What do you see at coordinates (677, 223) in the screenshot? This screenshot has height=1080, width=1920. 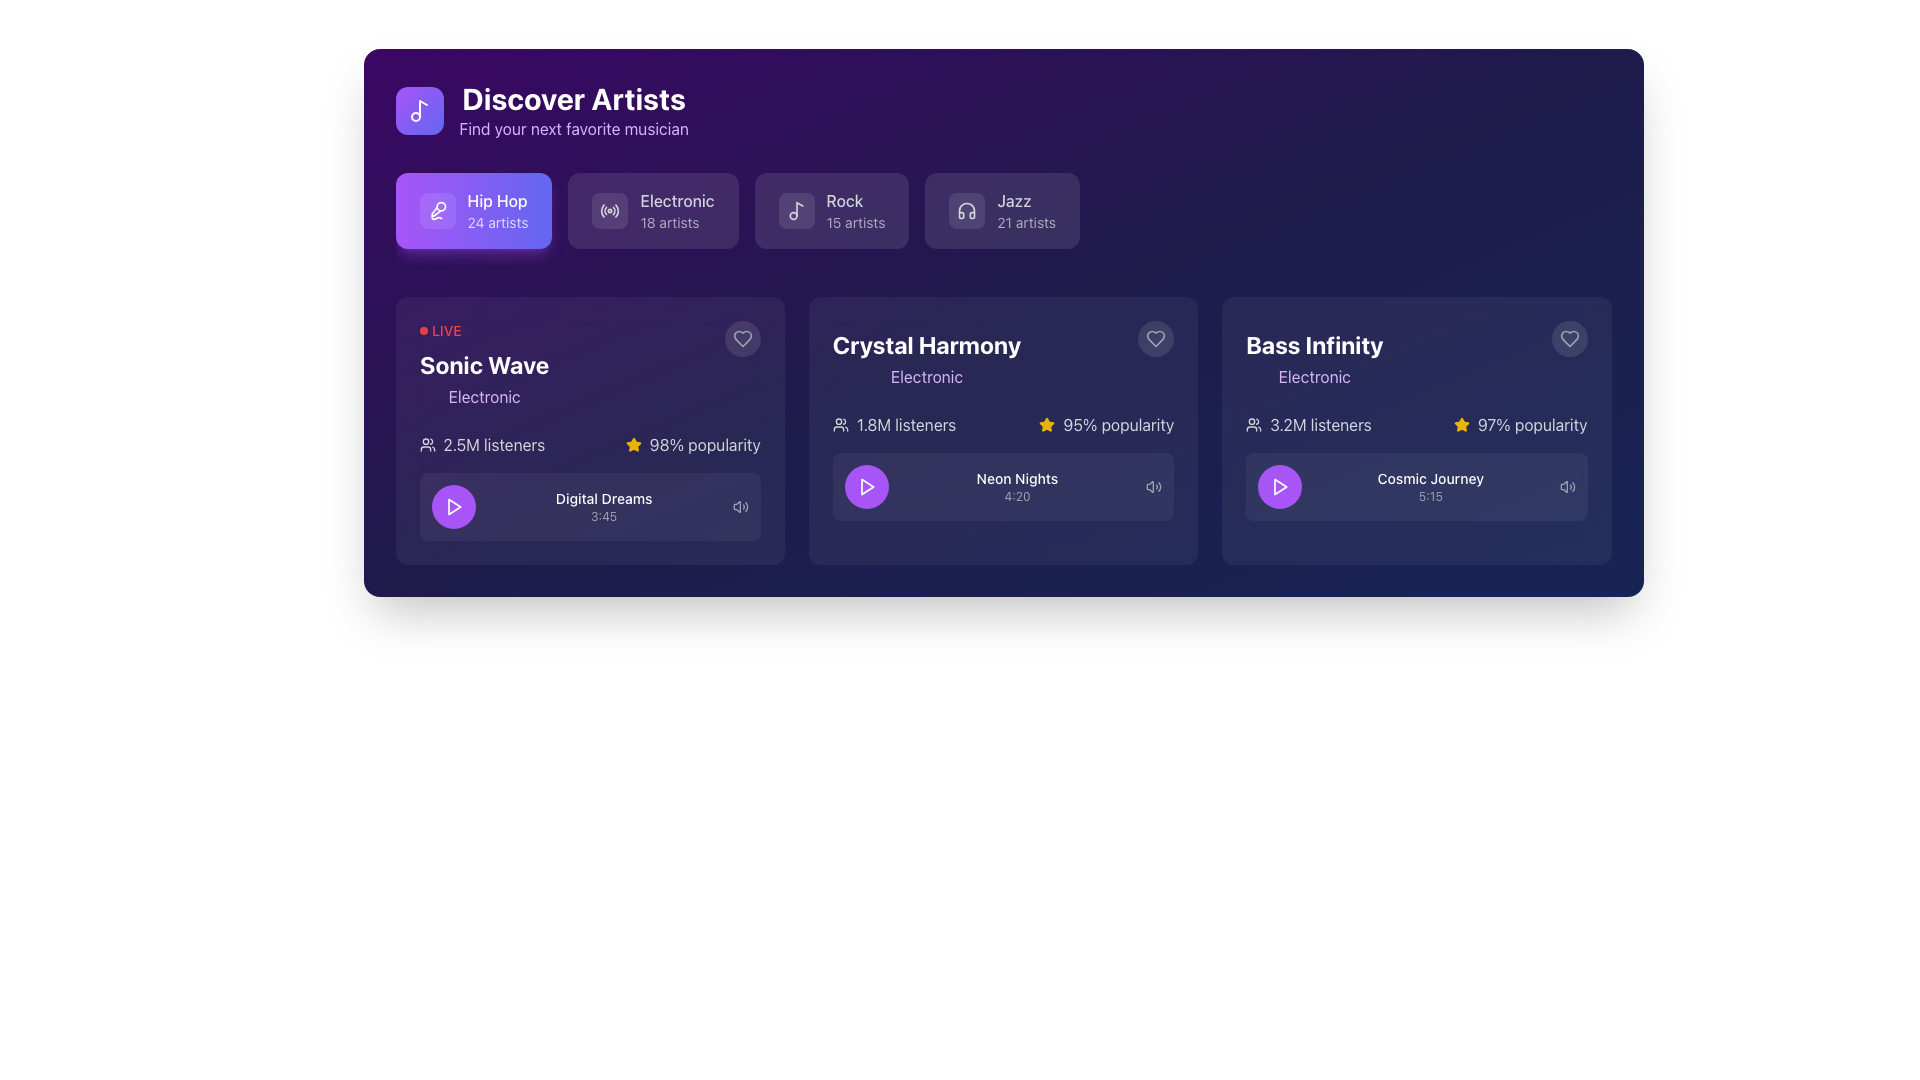 I see `number of artists displayed in the text label showing '18 artists' located under the 'Electronic' label within the button-like component` at bounding box center [677, 223].